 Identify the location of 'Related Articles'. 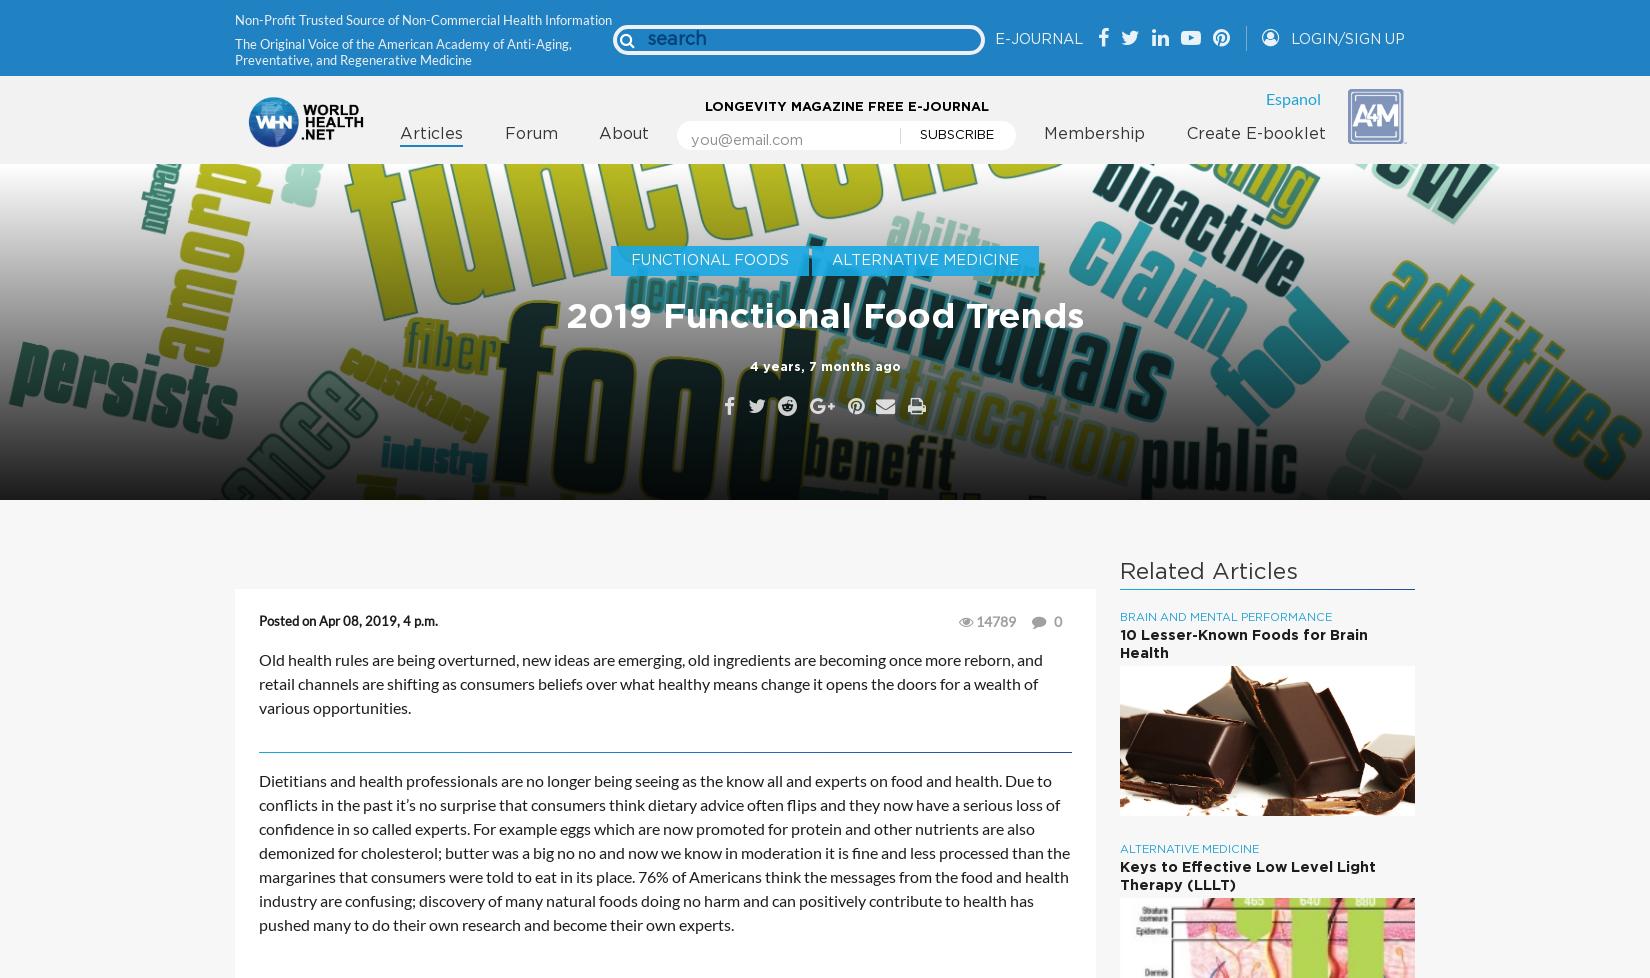
(1208, 572).